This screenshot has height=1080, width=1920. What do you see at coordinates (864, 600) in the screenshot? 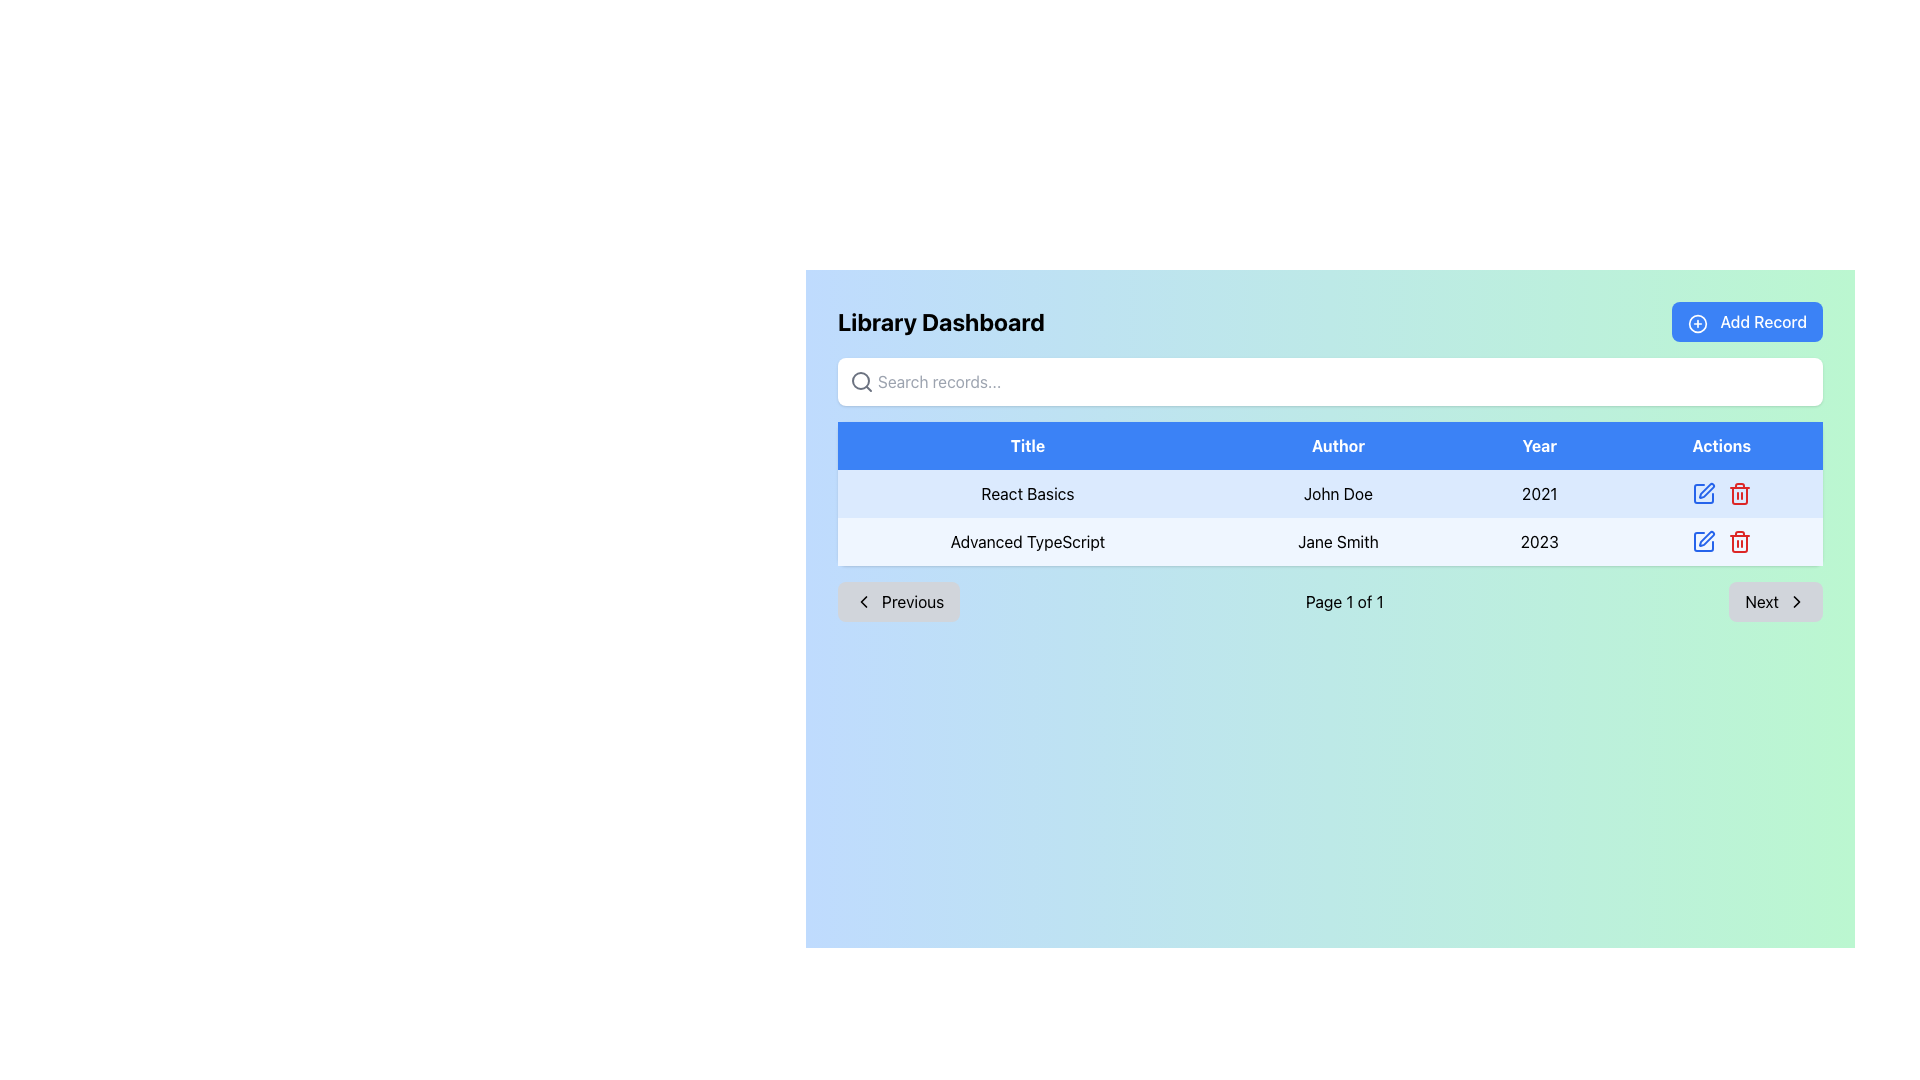
I see `the left-pointing chevron SVG icon located to the left of the 'Previous' button in the bottom-left area of the content section` at bounding box center [864, 600].